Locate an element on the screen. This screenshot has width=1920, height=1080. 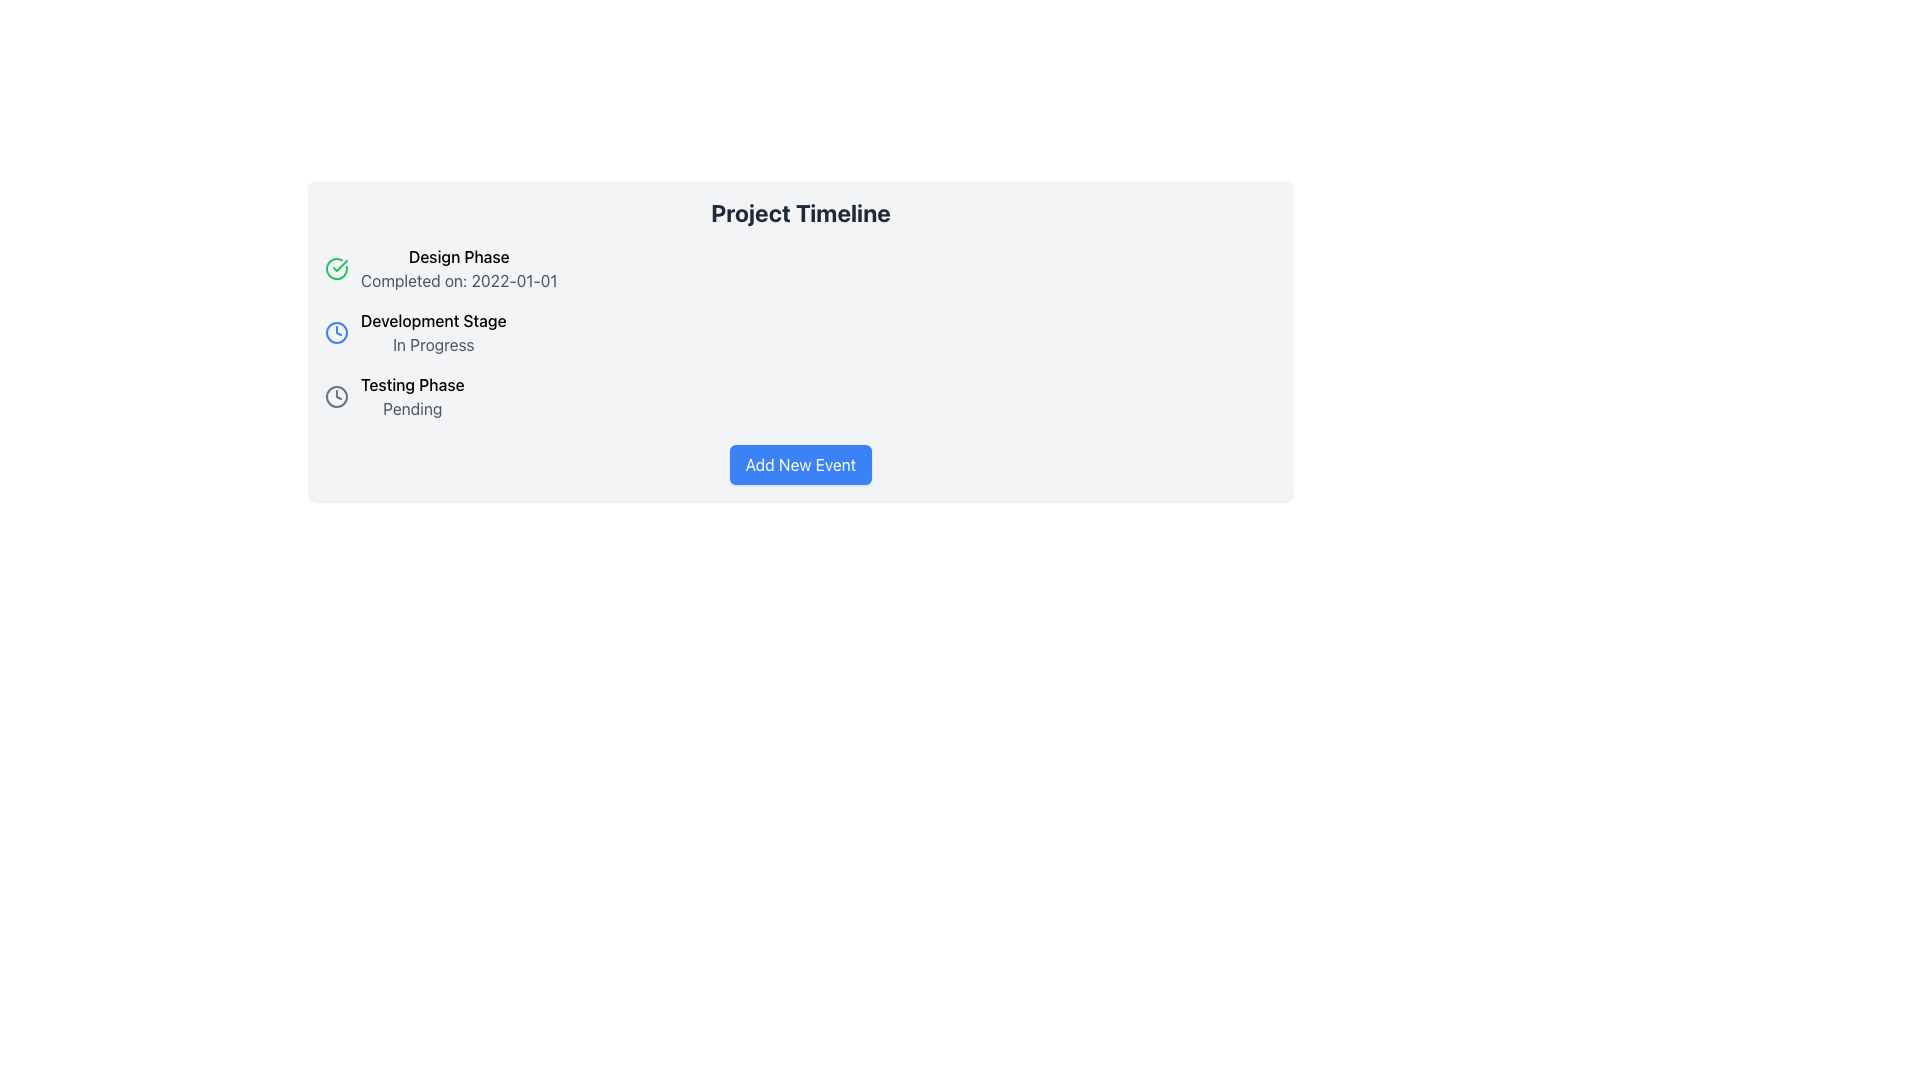
the 'Add New Event' button, which is a blue rectangular button with white text located at the bottom center of the 'Project Timeline' section is located at coordinates (801, 465).